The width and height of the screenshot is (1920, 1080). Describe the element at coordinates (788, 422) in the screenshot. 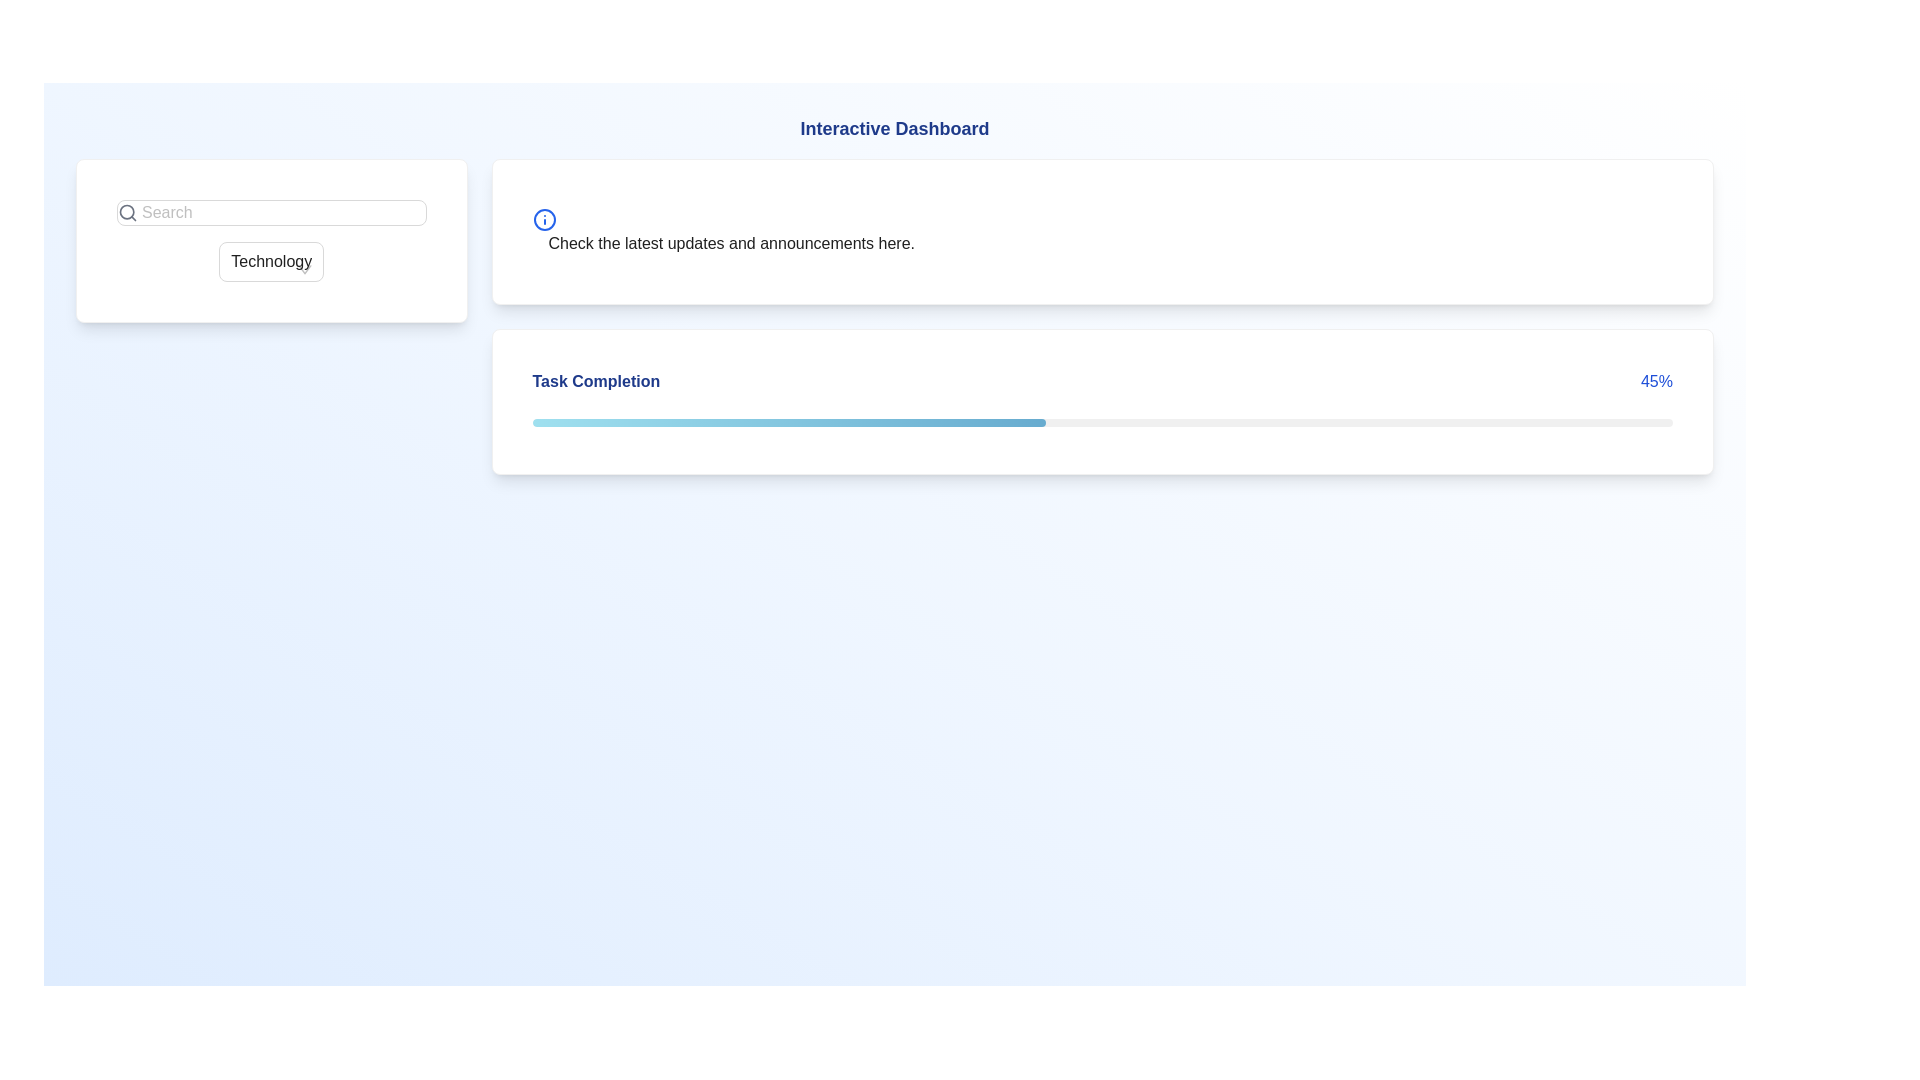

I see `the progress bar that visually represents the completion percentage of a task, which is located below the 'Task Completion' label and displays '45%'` at that location.